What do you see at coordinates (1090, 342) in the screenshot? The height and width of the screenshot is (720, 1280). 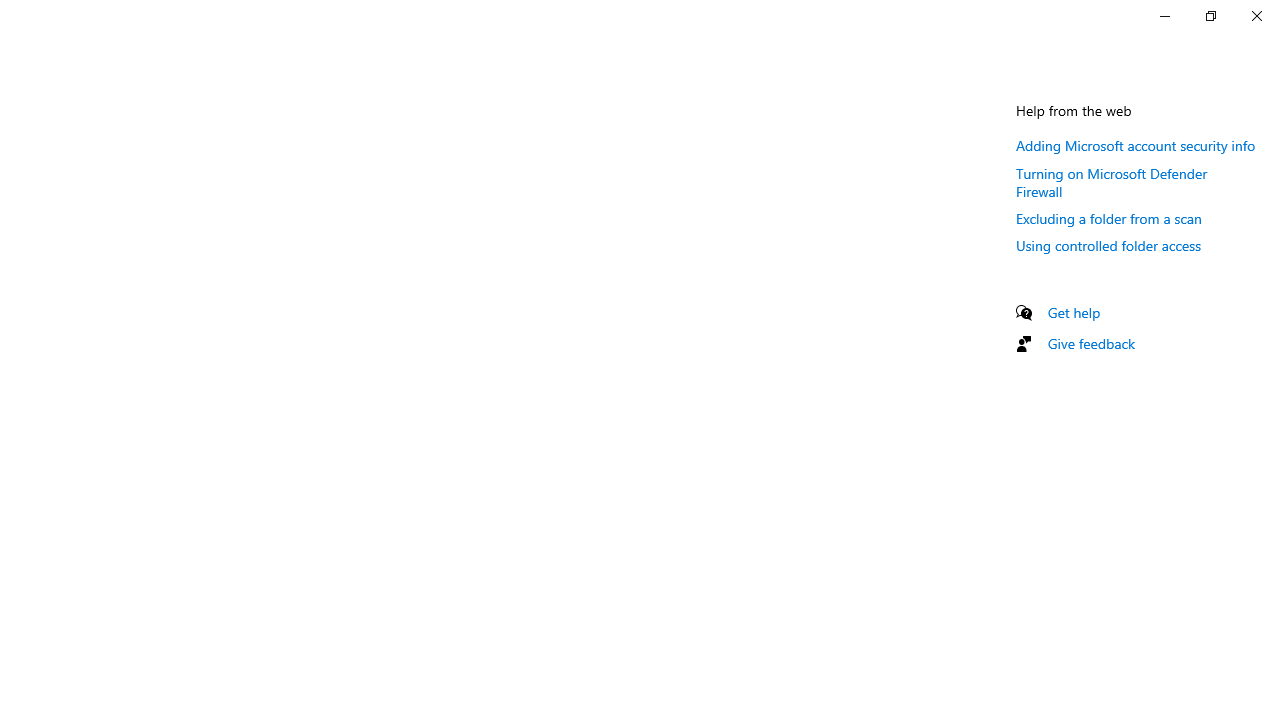 I see `'Give feedback'` at bounding box center [1090, 342].